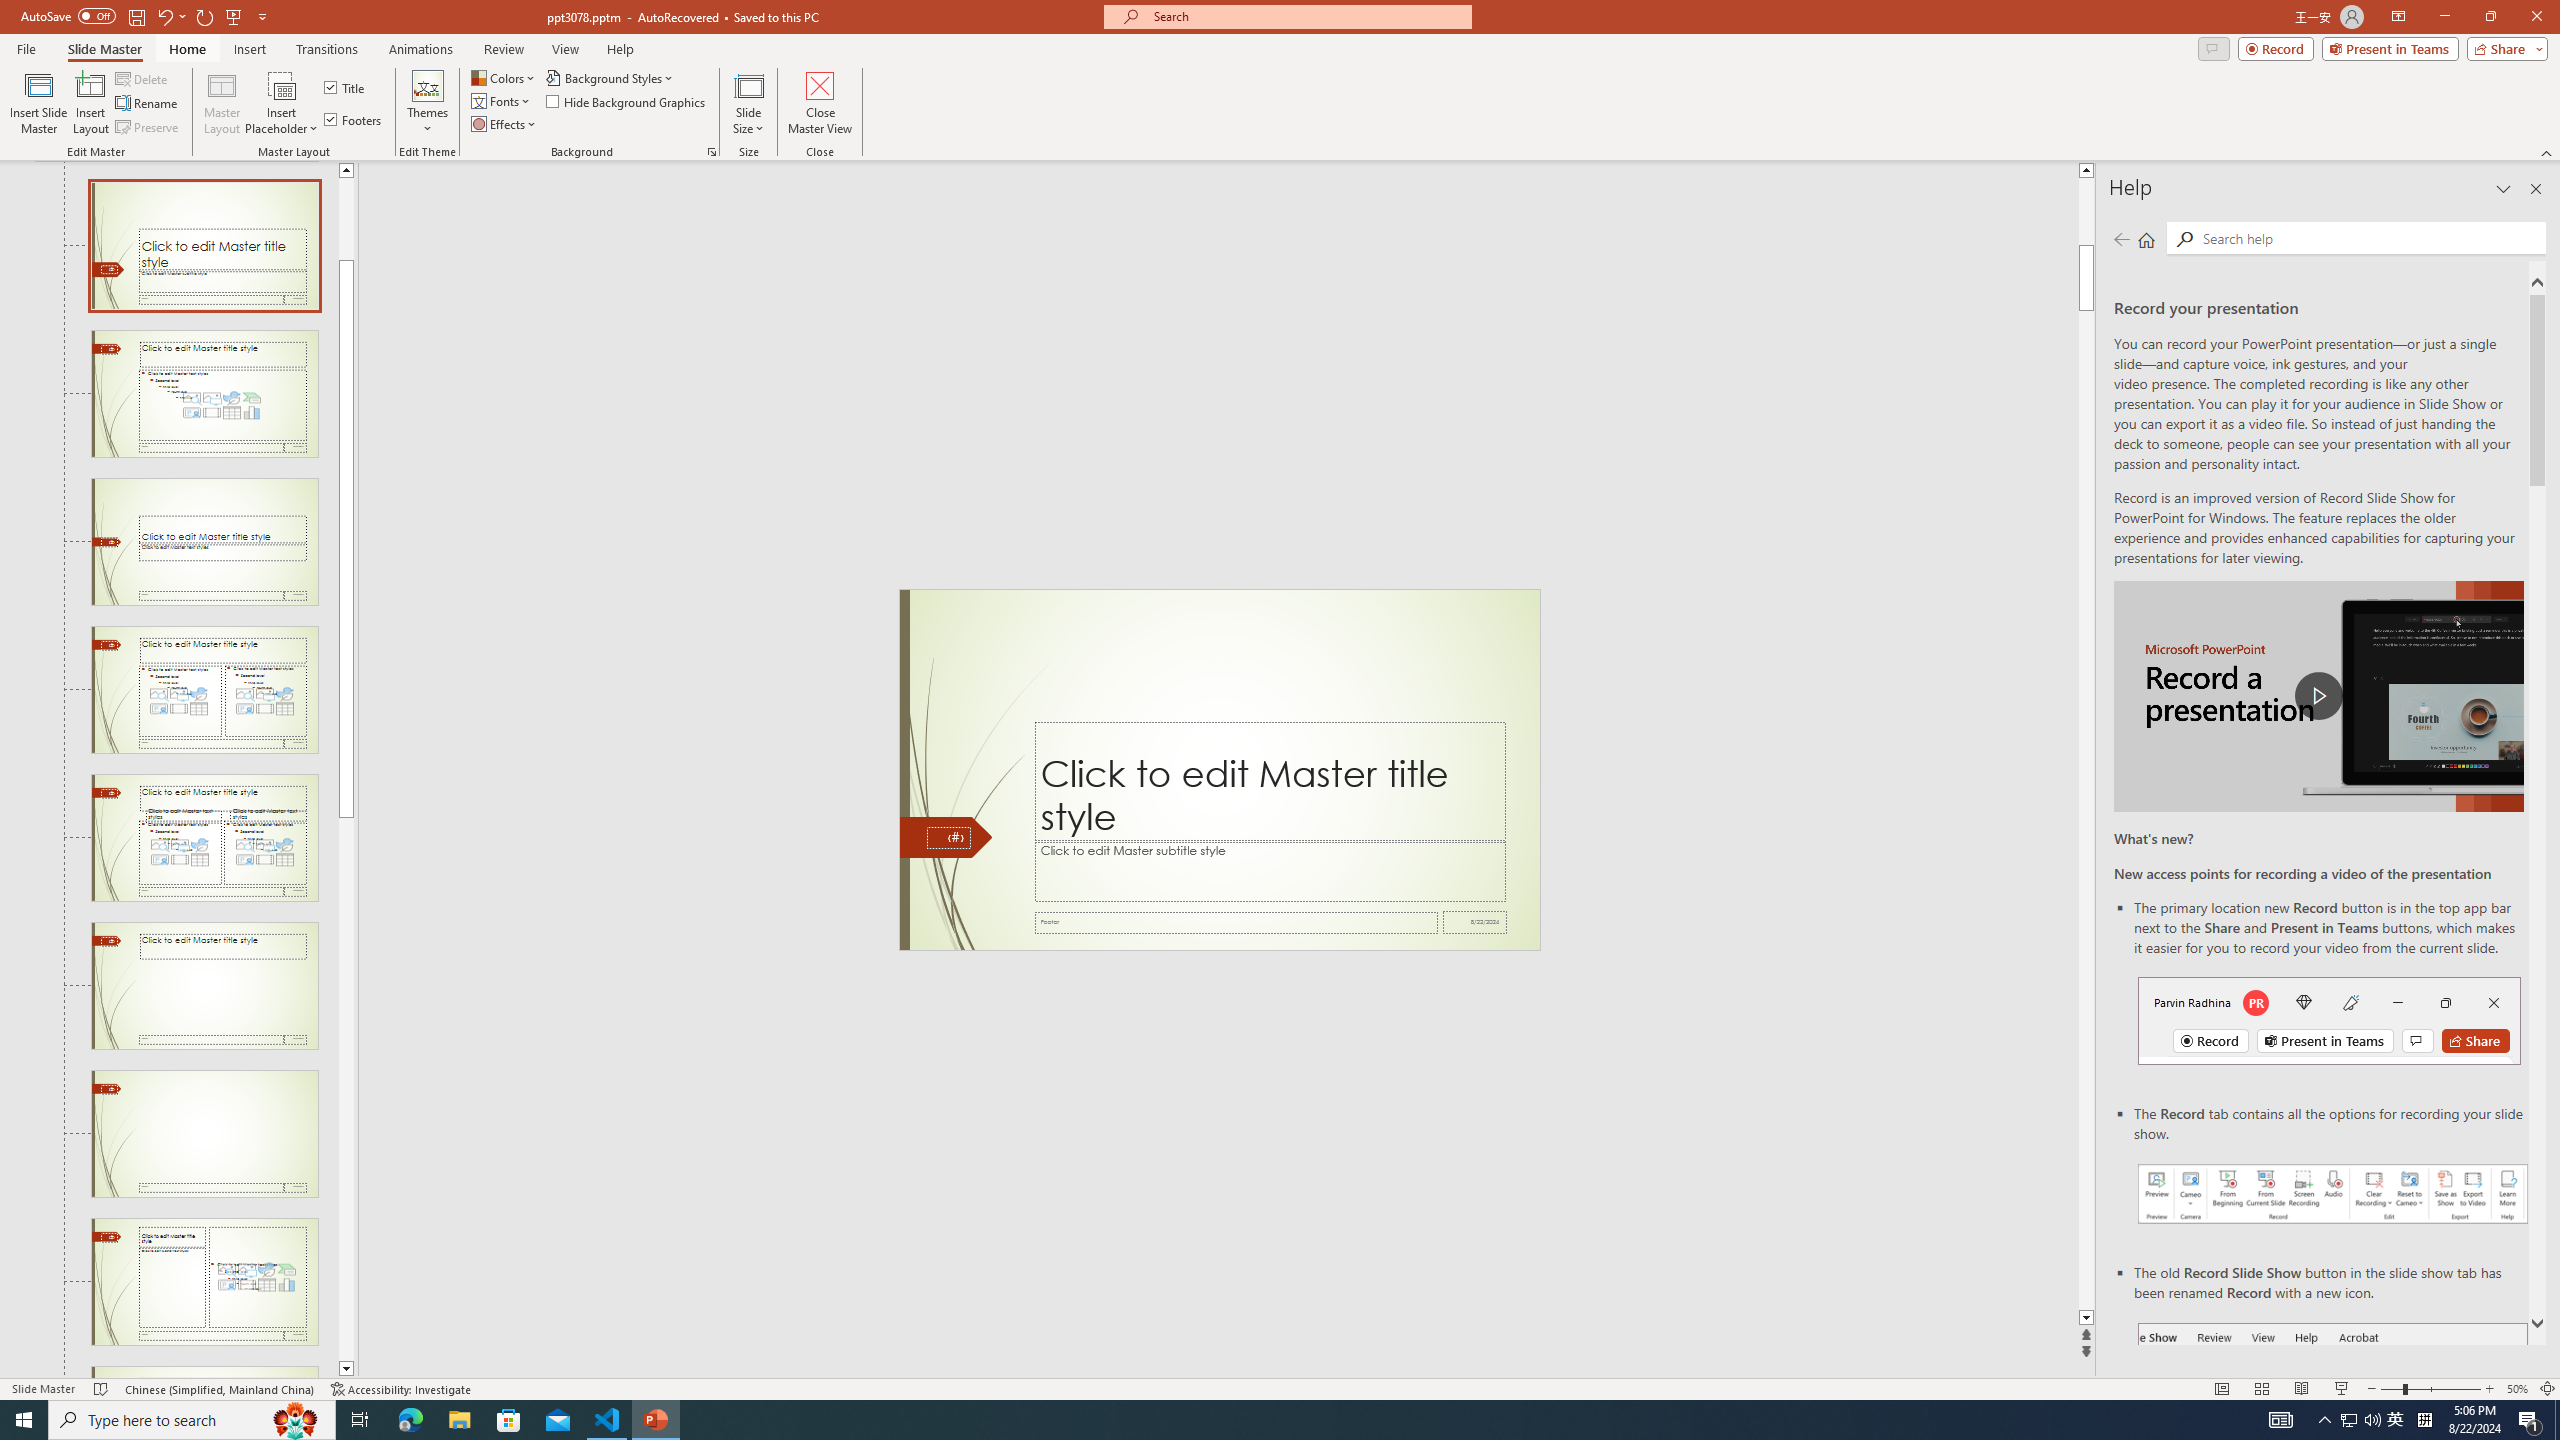 This screenshot has height=1440, width=2560. Describe the element at coordinates (142, 78) in the screenshot. I see `'Delete'` at that location.